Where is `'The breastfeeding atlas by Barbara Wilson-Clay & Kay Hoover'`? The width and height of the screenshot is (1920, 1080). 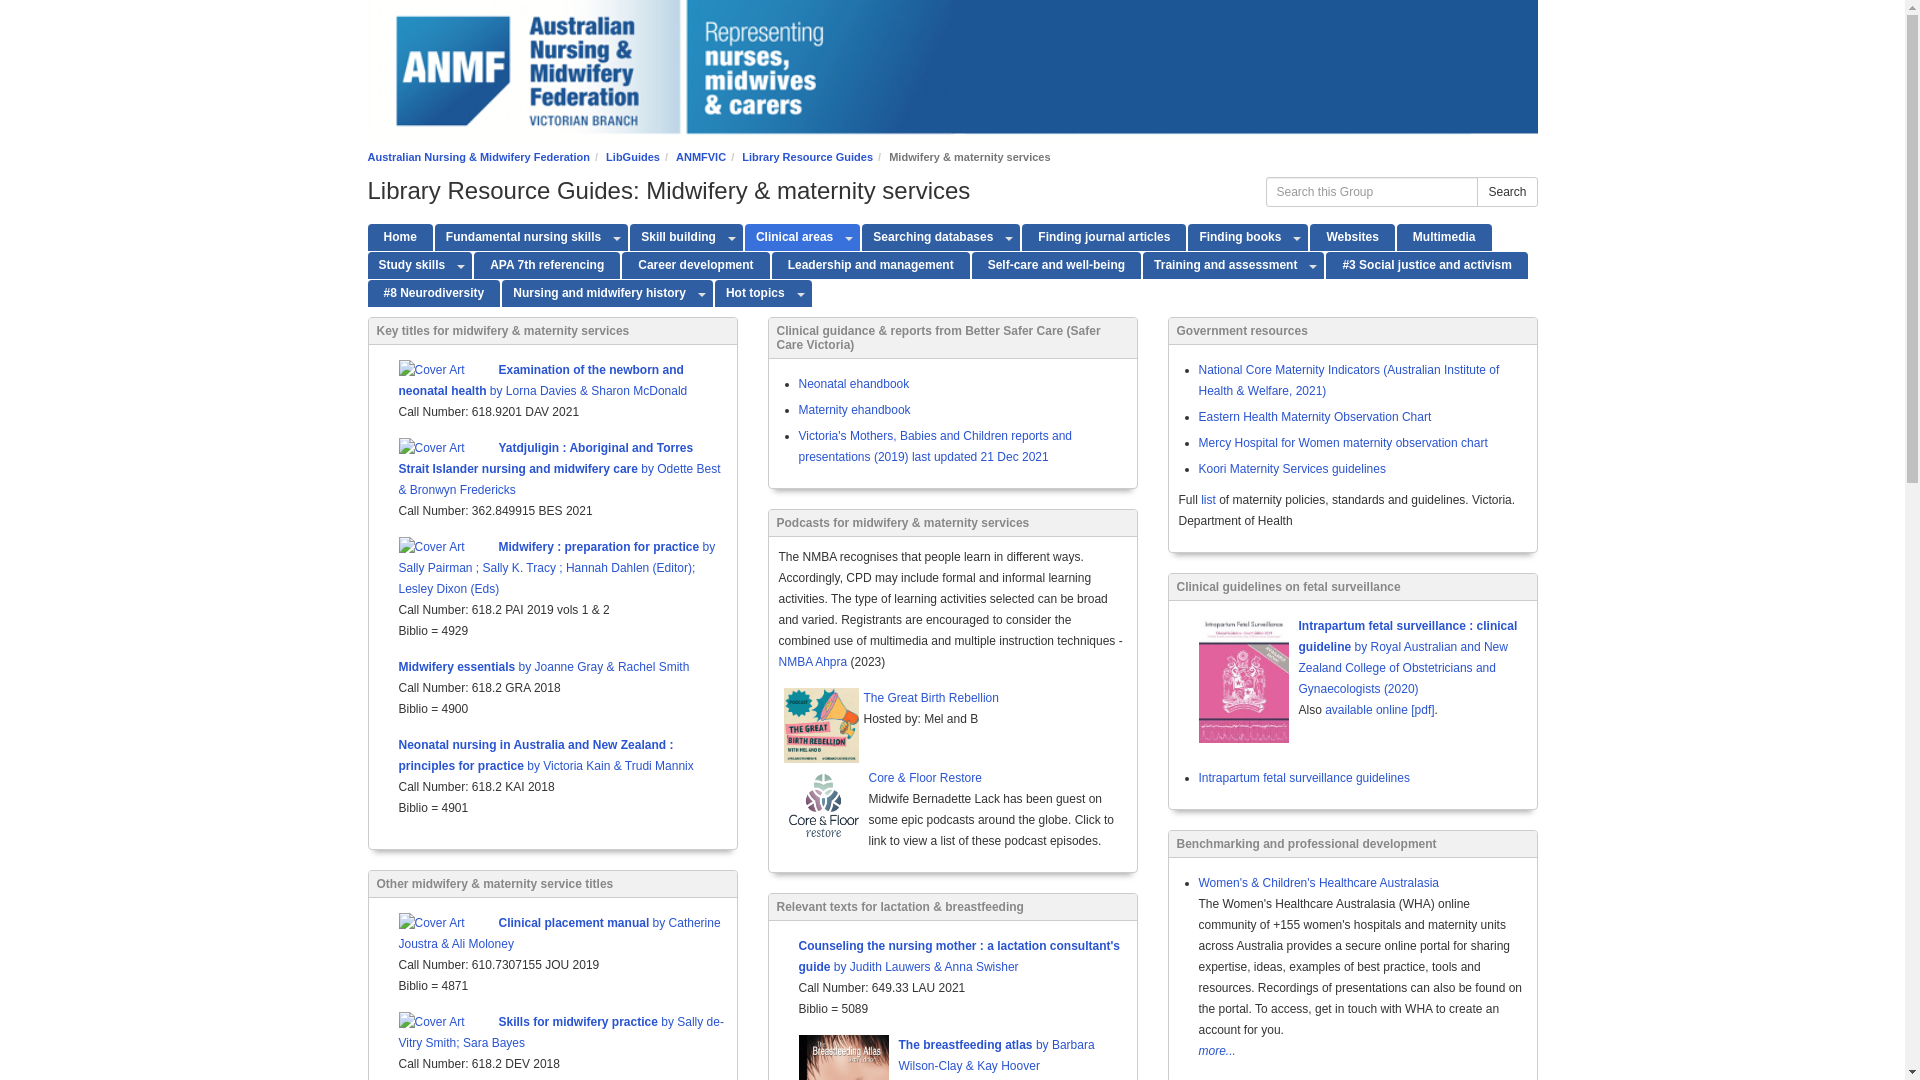
'The breastfeeding atlas by Barbara Wilson-Clay & Kay Hoover' is located at coordinates (996, 1054).